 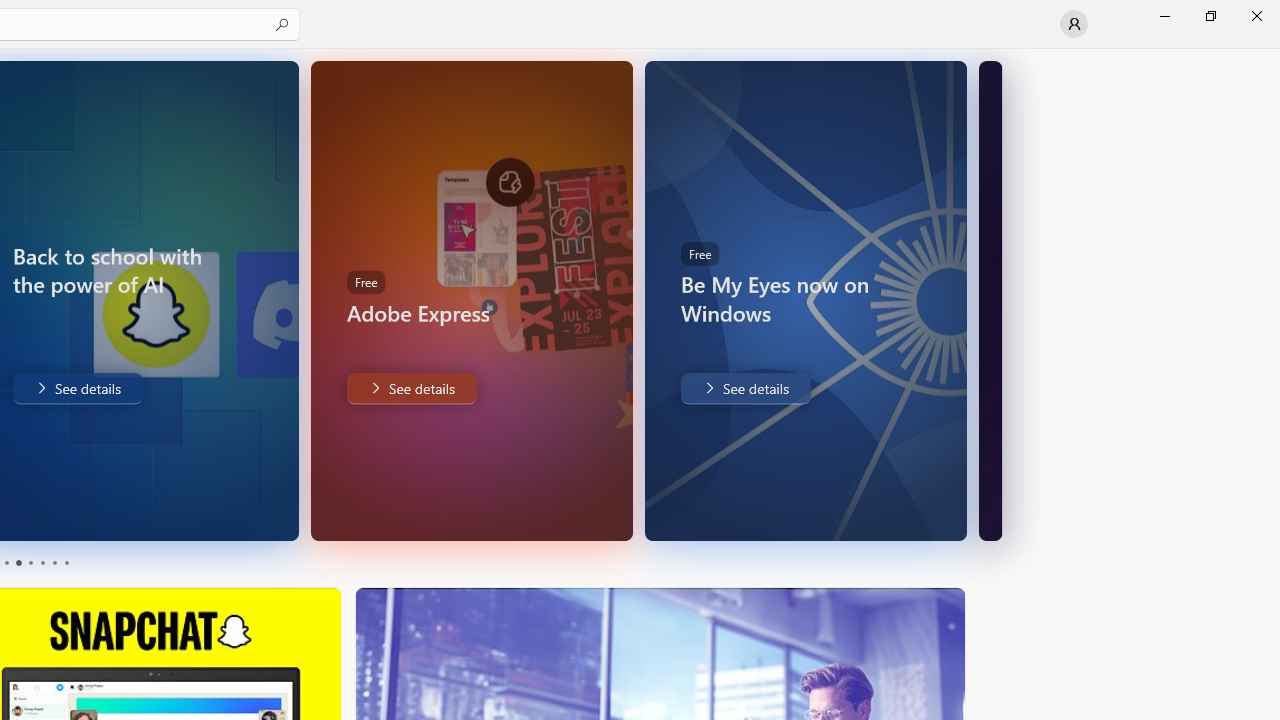 I want to click on 'Page 5', so click(x=54, y=563).